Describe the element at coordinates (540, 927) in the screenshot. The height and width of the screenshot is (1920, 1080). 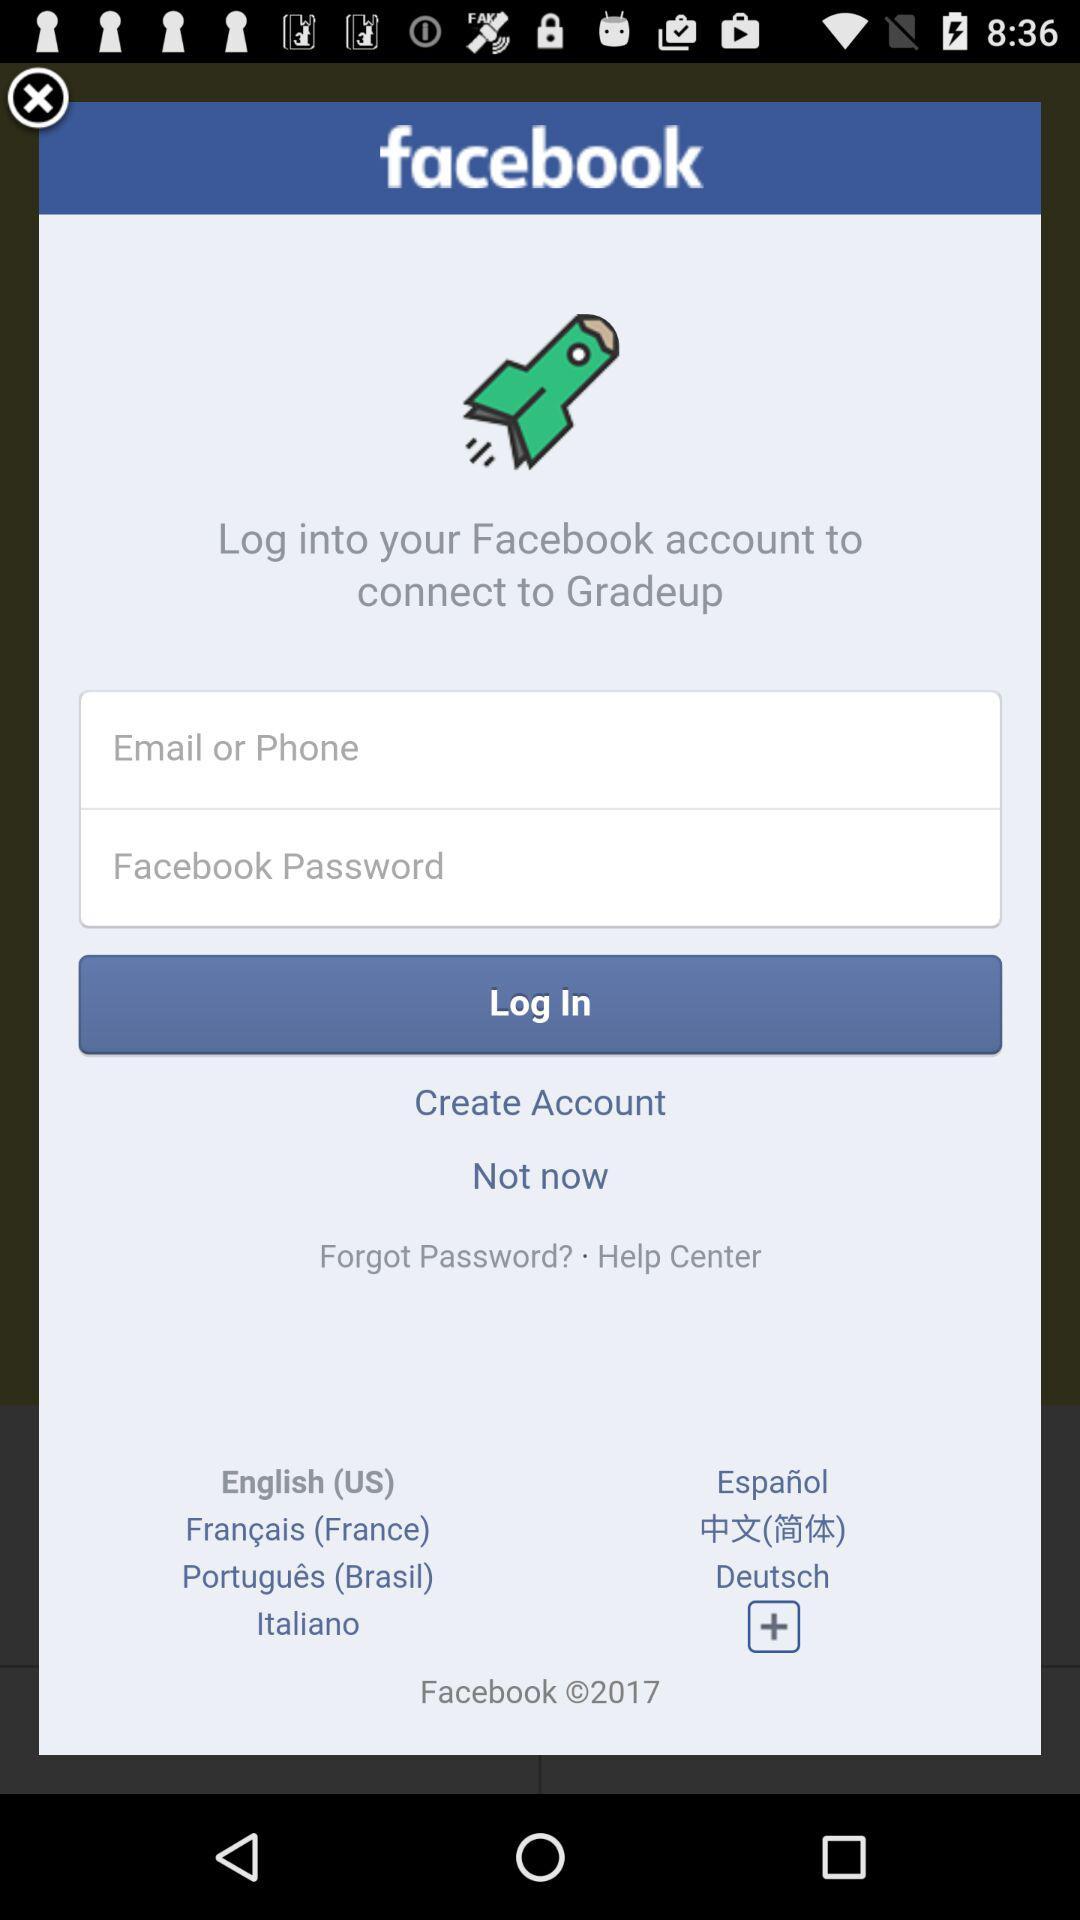
I see `to go facebook` at that location.